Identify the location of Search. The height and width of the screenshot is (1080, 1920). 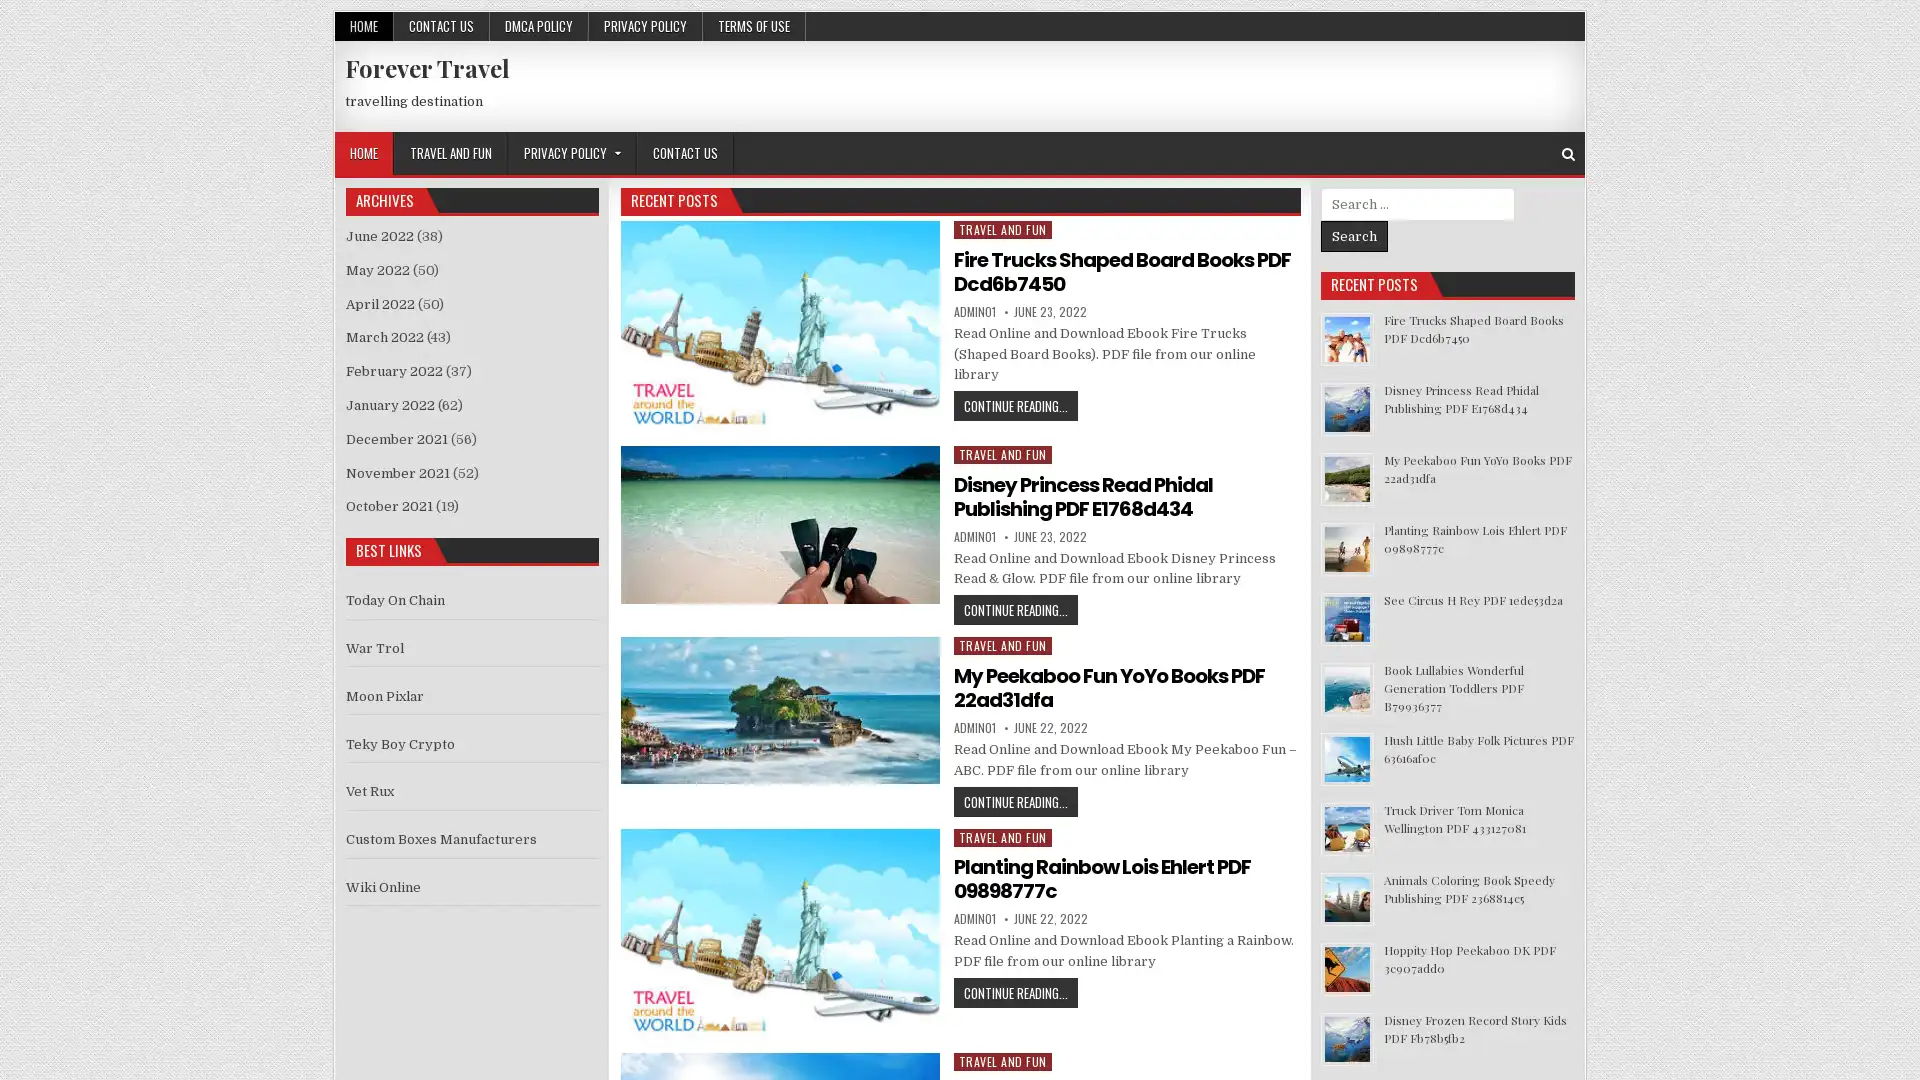
(1354, 235).